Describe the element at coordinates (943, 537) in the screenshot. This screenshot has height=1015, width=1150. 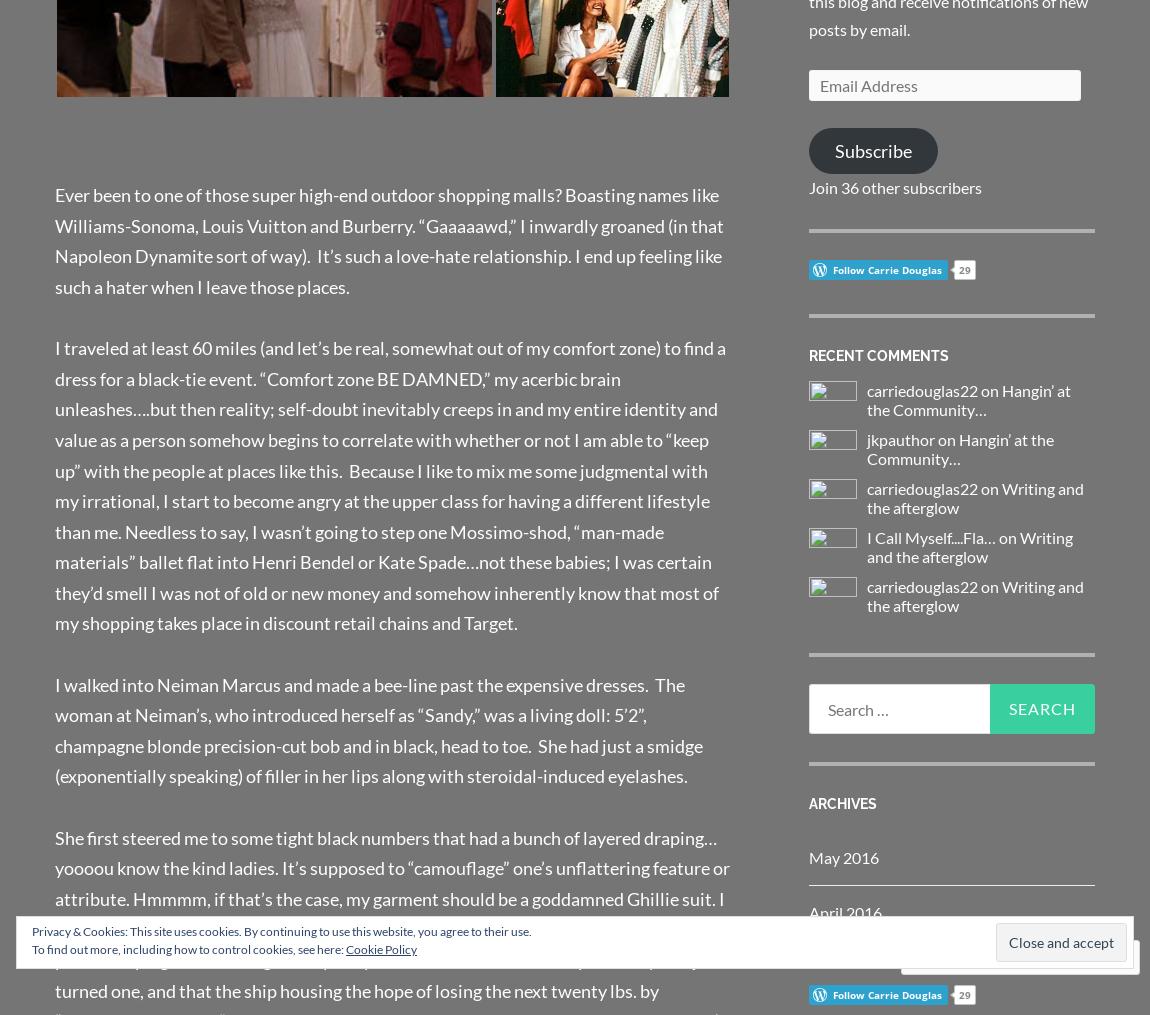
I see `'I Call Myself....Fla… on'` at that location.